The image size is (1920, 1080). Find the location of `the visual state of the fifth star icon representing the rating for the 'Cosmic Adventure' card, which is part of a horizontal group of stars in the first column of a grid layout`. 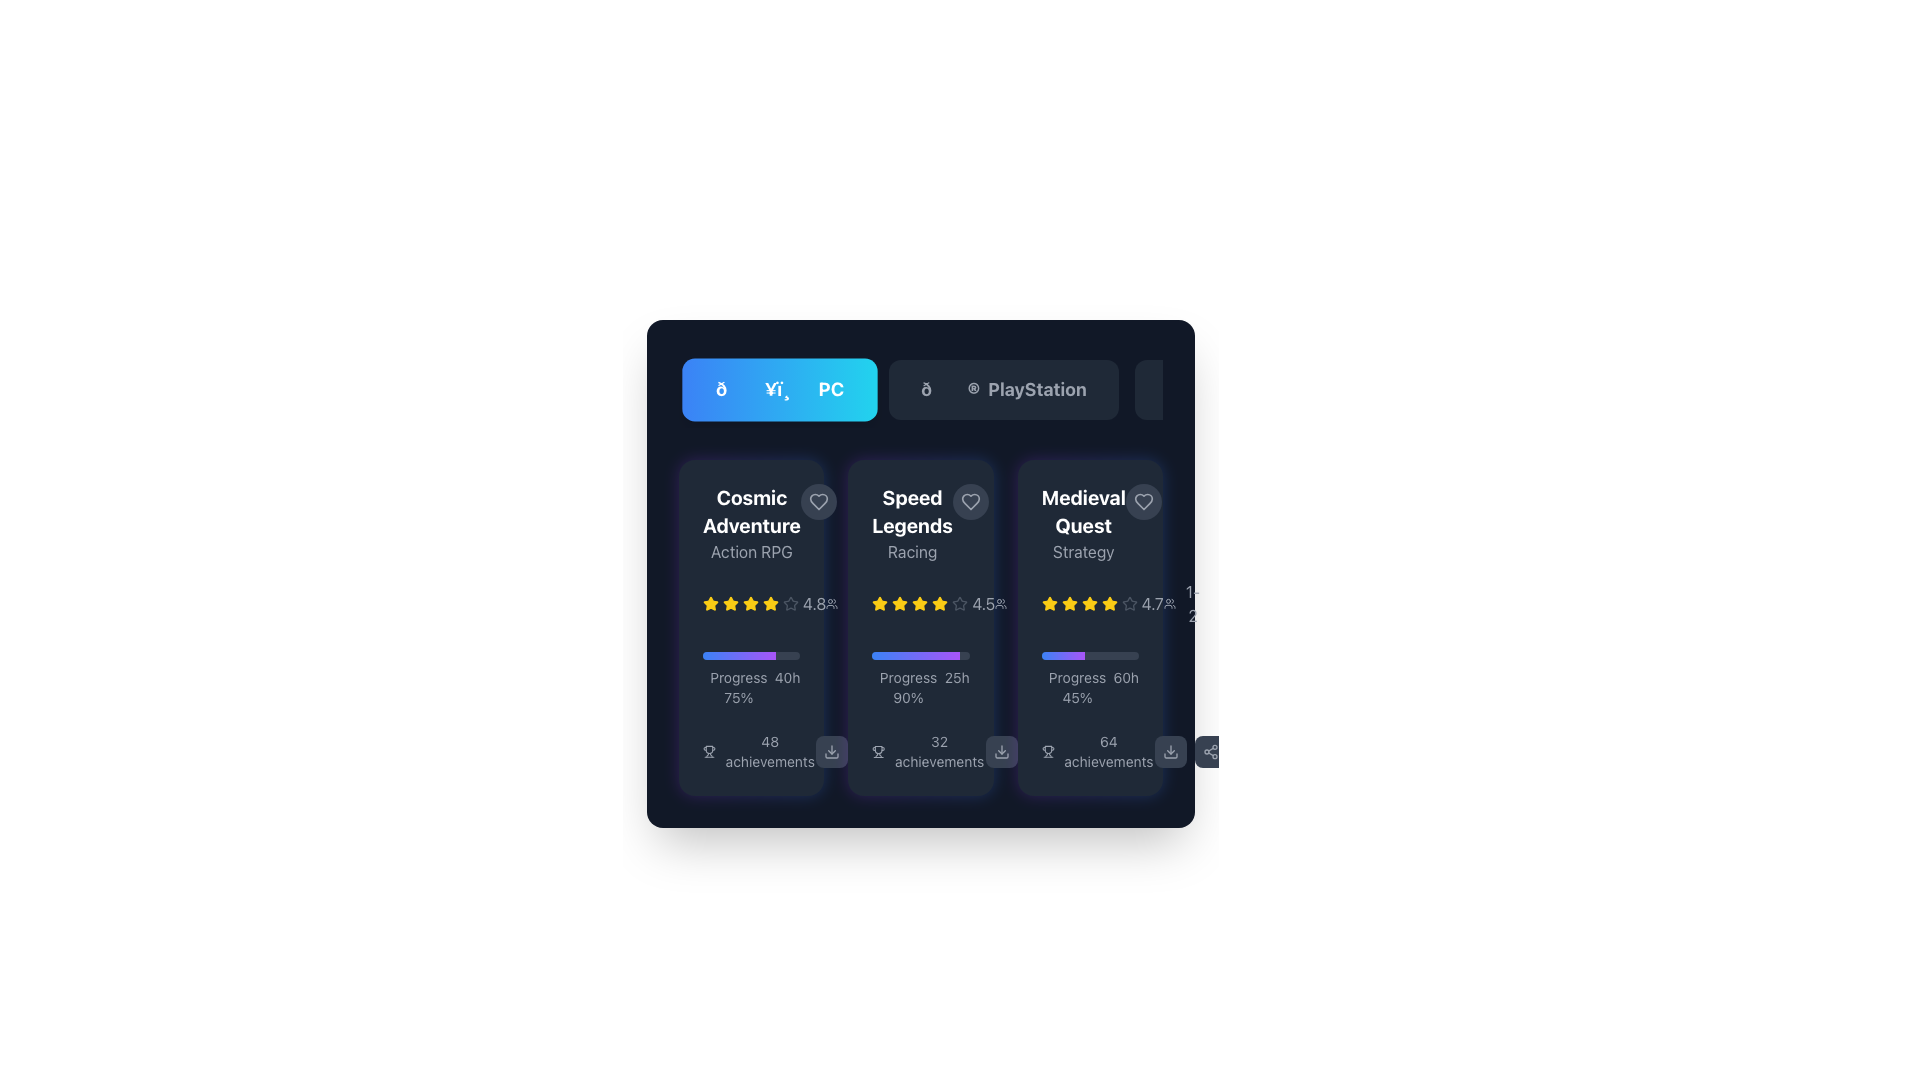

the visual state of the fifth star icon representing the rating for the 'Cosmic Adventure' card, which is part of a horizontal group of stars in the first column of a grid layout is located at coordinates (749, 603).